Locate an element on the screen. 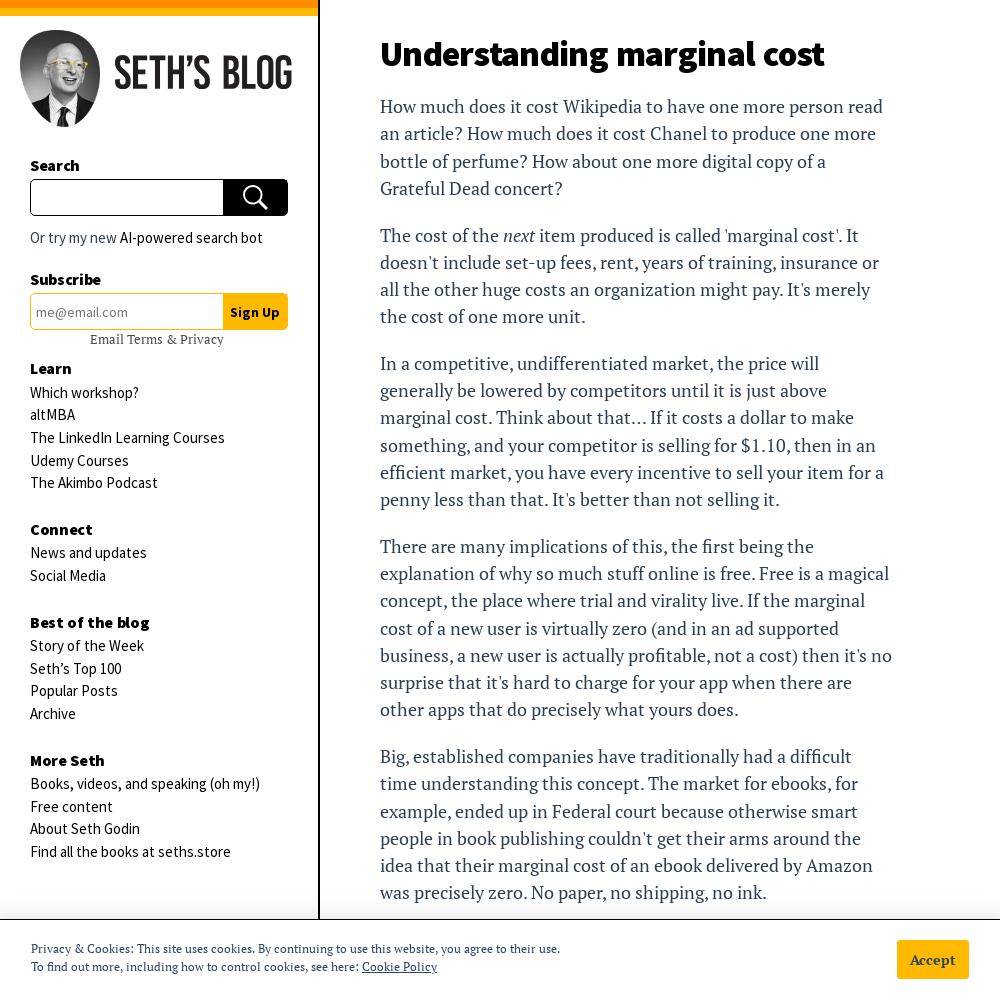  'Story of the Week' is located at coordinates (30, 644).